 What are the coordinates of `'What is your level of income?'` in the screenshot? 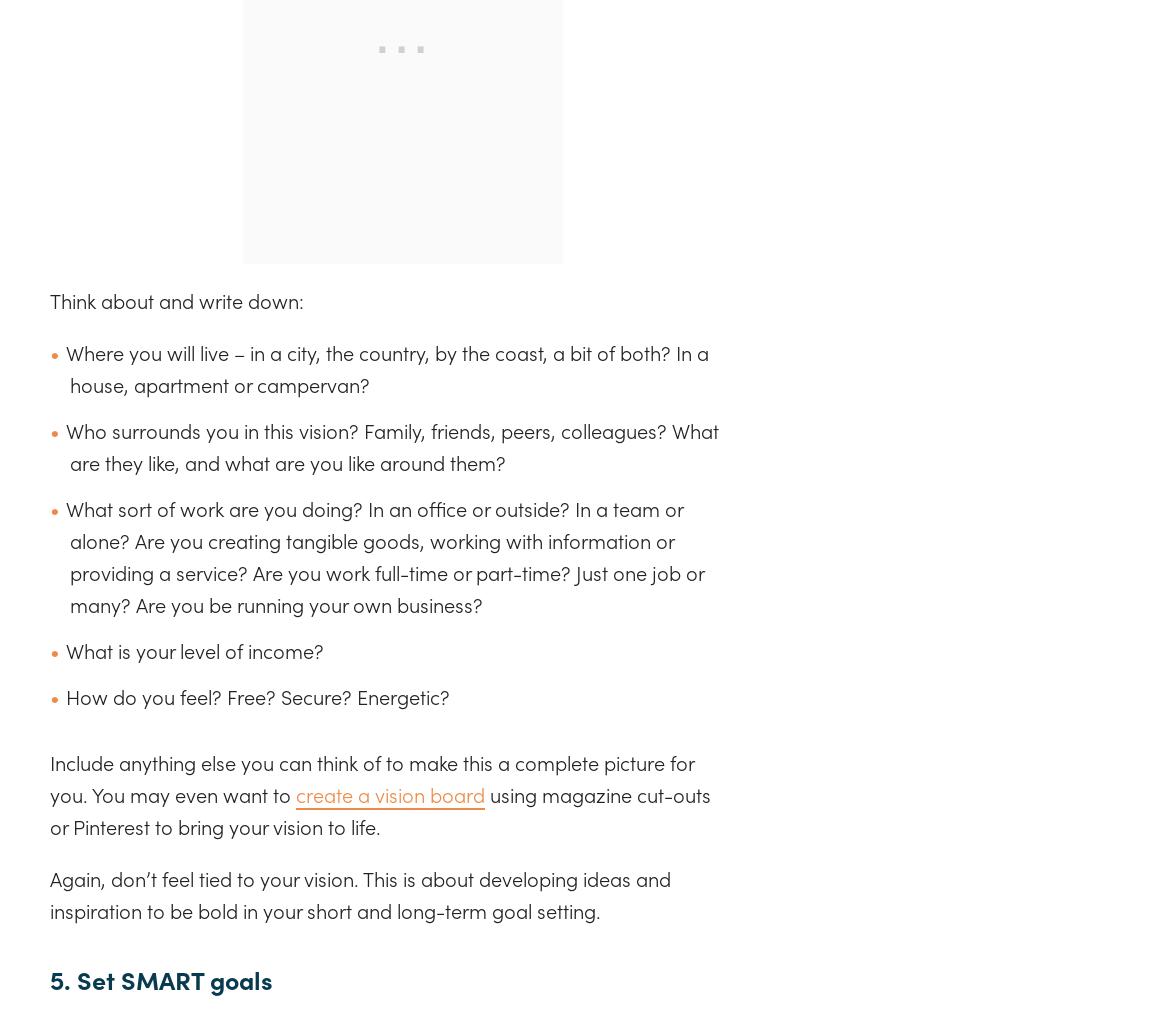 It's located at (196, 650).